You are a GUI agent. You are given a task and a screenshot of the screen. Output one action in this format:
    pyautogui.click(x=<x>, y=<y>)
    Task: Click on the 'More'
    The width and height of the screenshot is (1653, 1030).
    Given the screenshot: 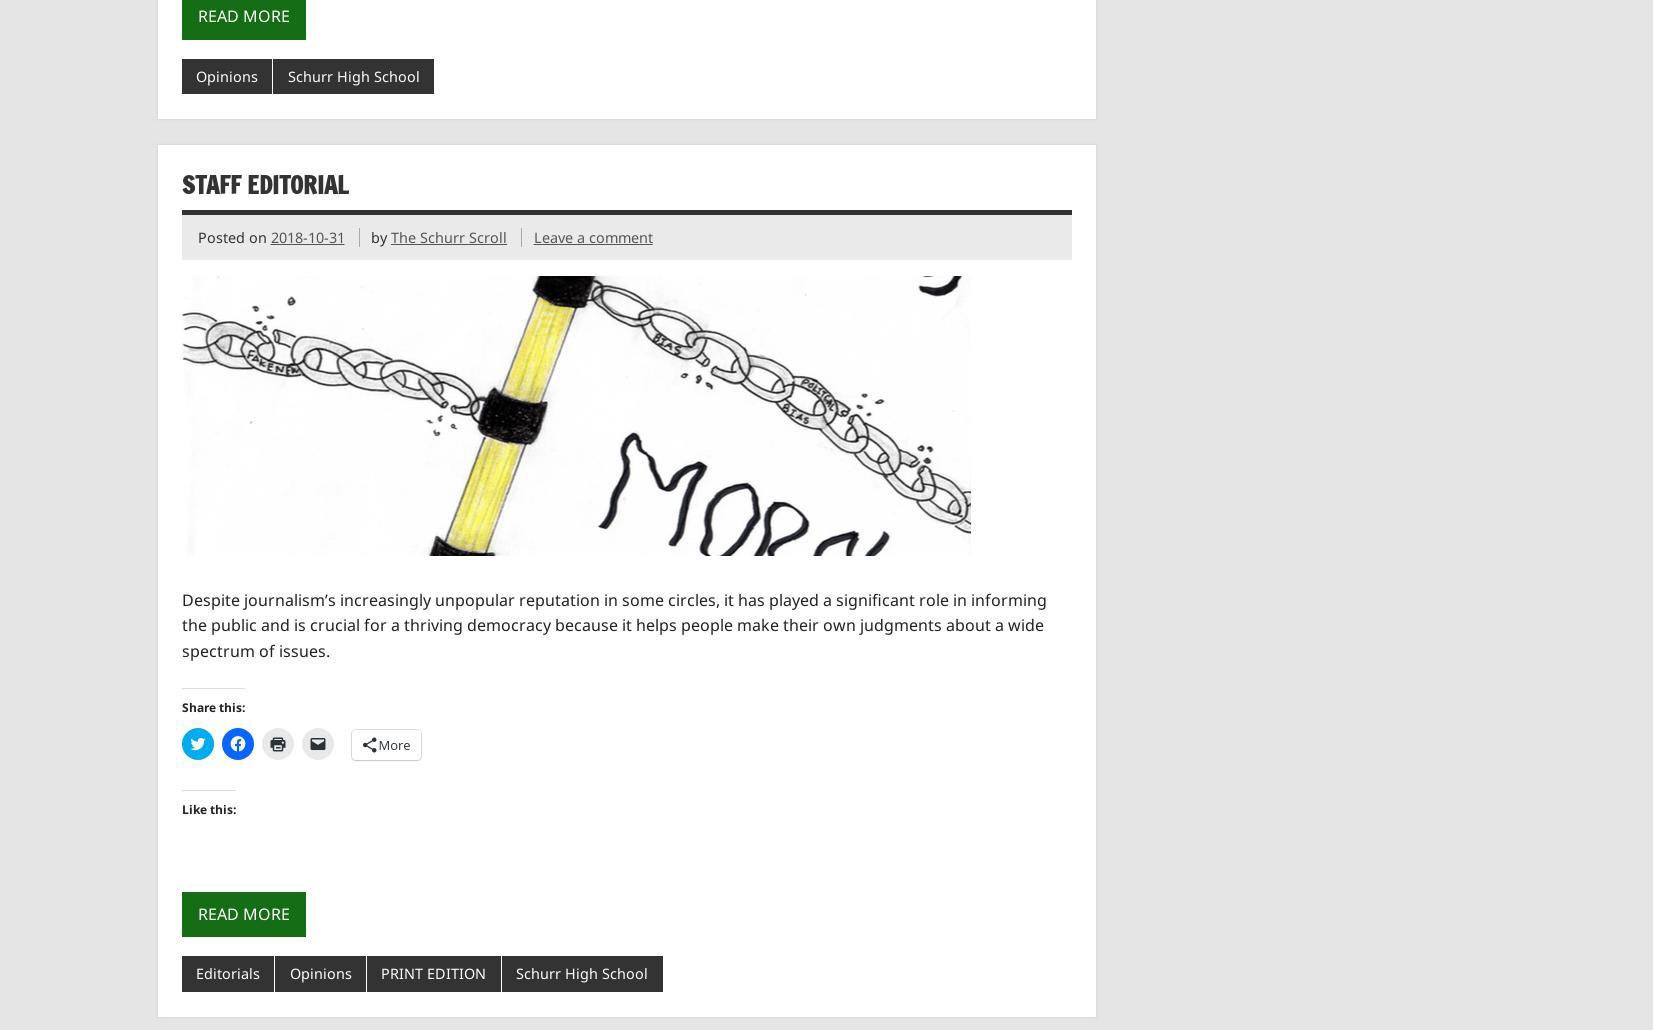 What is the action you would take?
    pyautogui.click(x=393, y=743)
    